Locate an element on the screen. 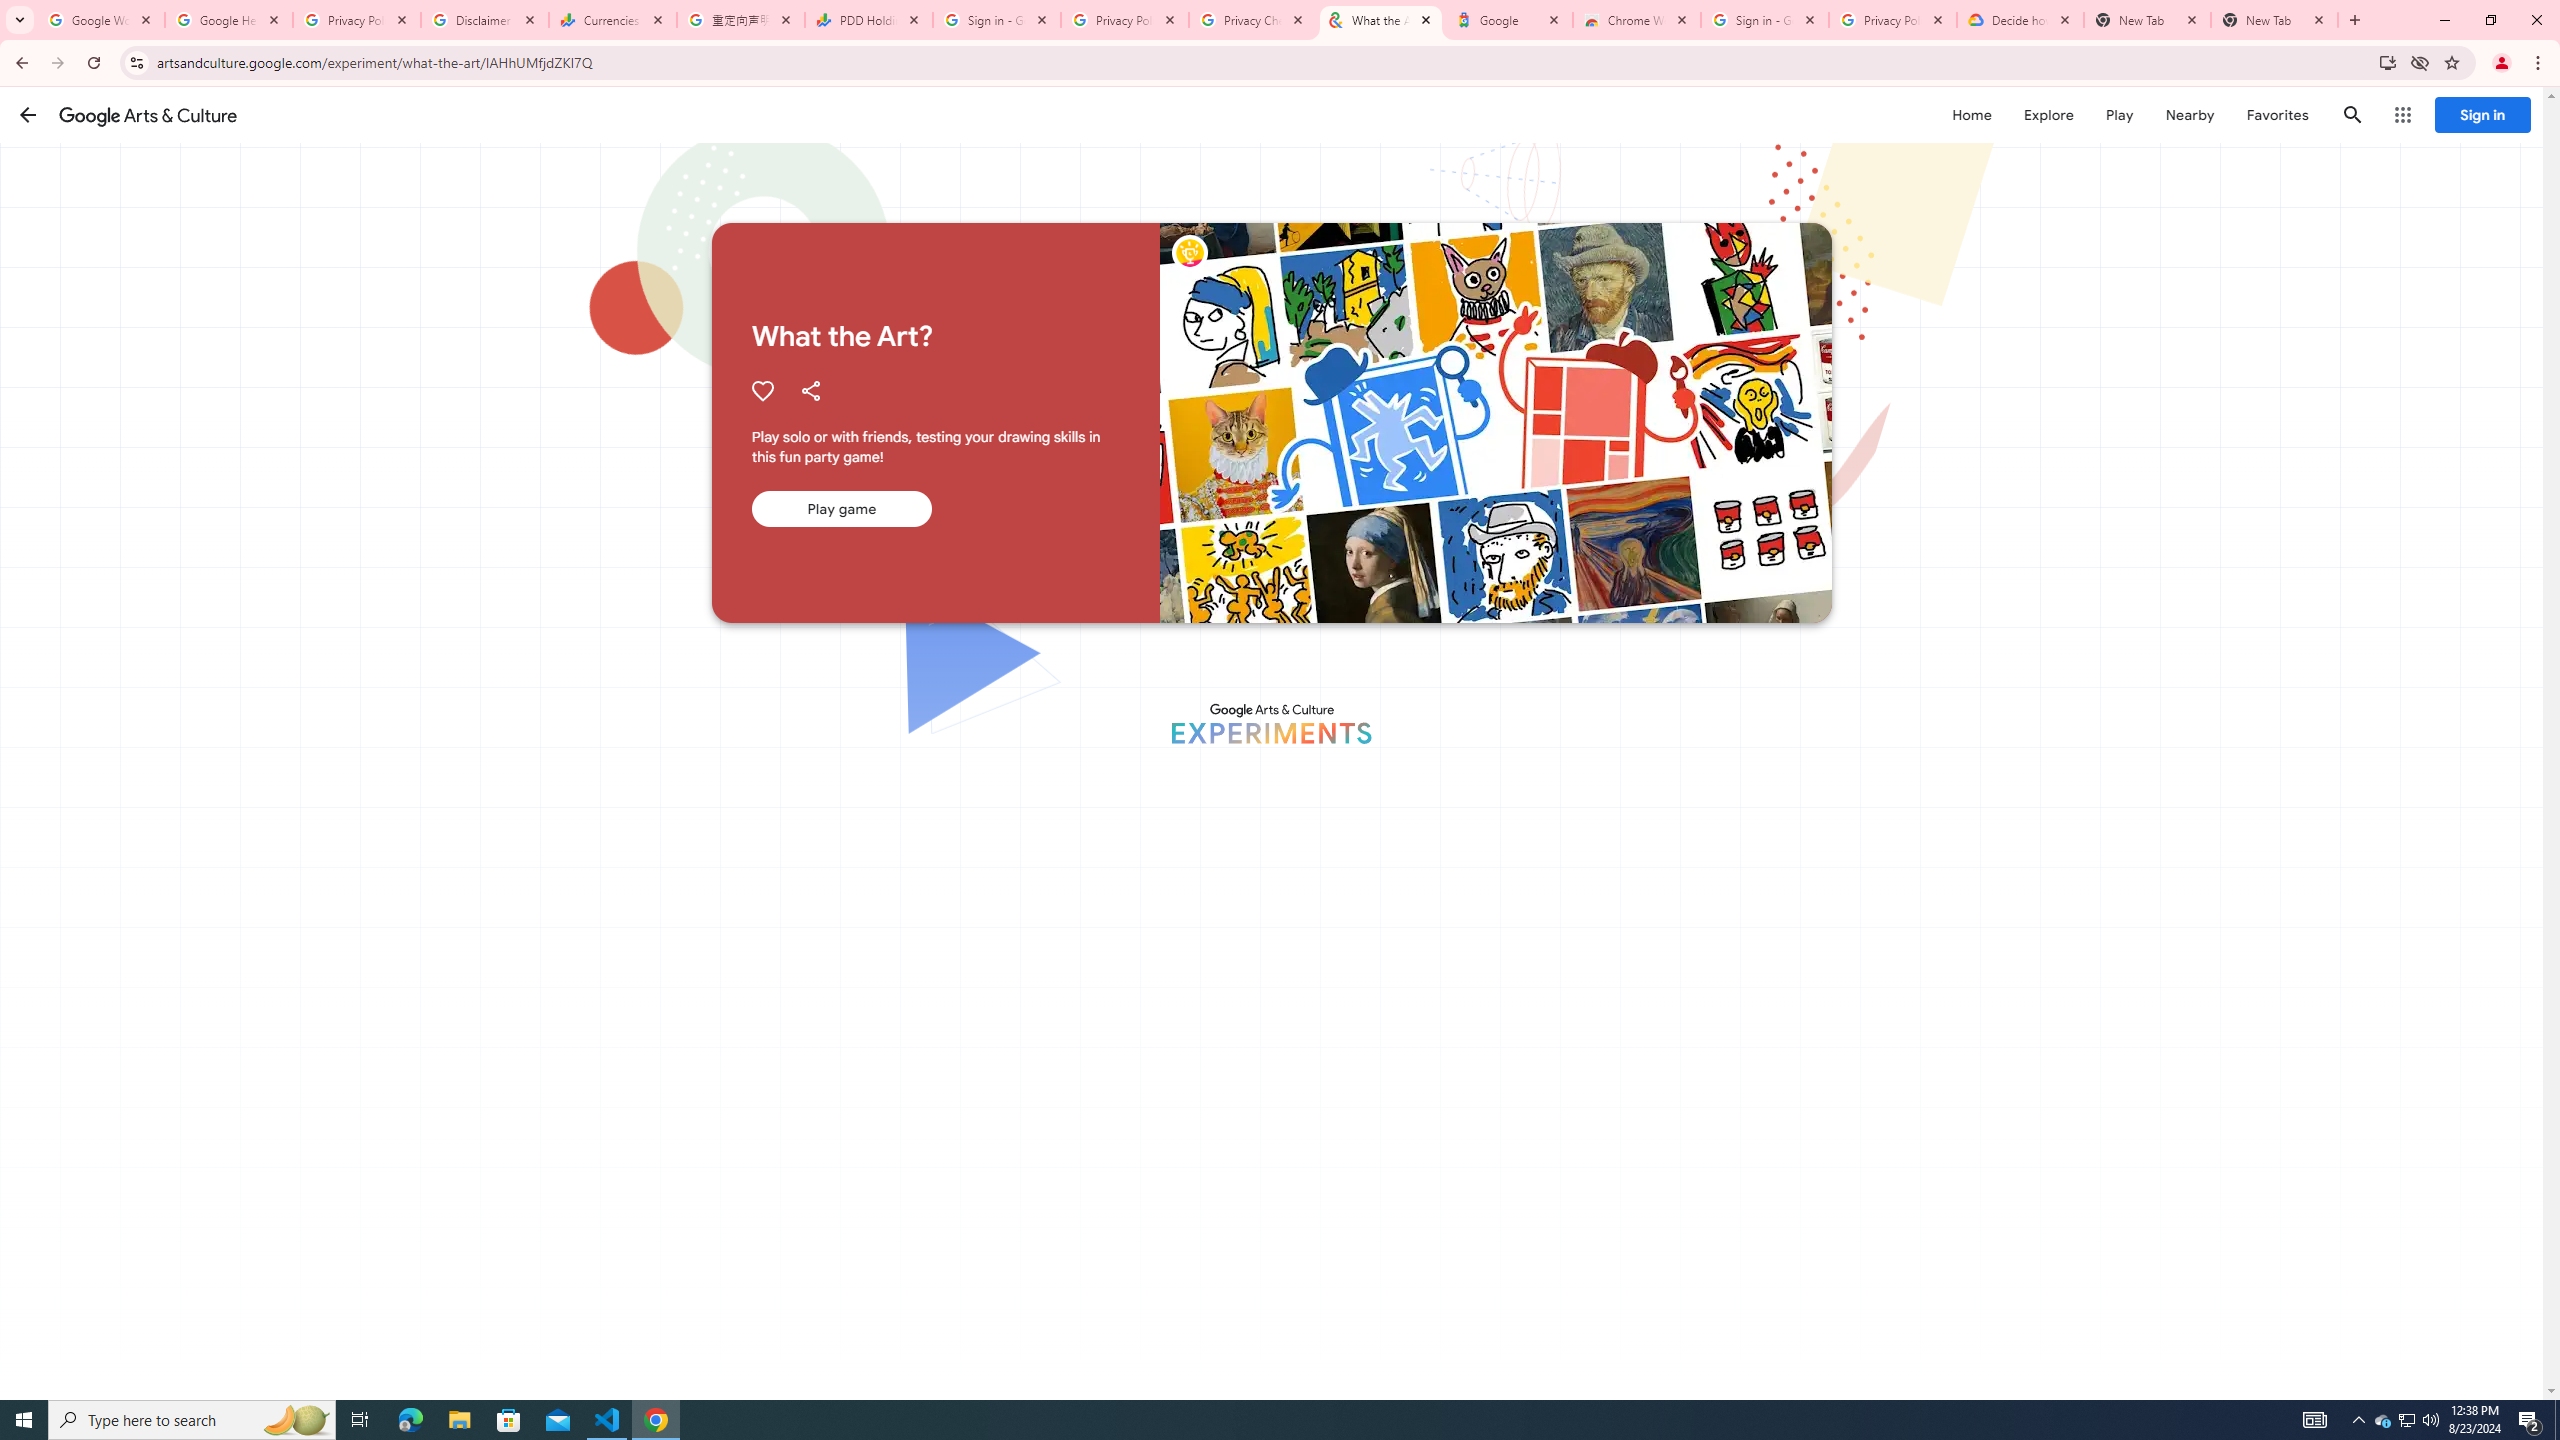 The height and width of the screenshot is (1440, 2560). 'Search tabs' is located at coordinates (19, 19).